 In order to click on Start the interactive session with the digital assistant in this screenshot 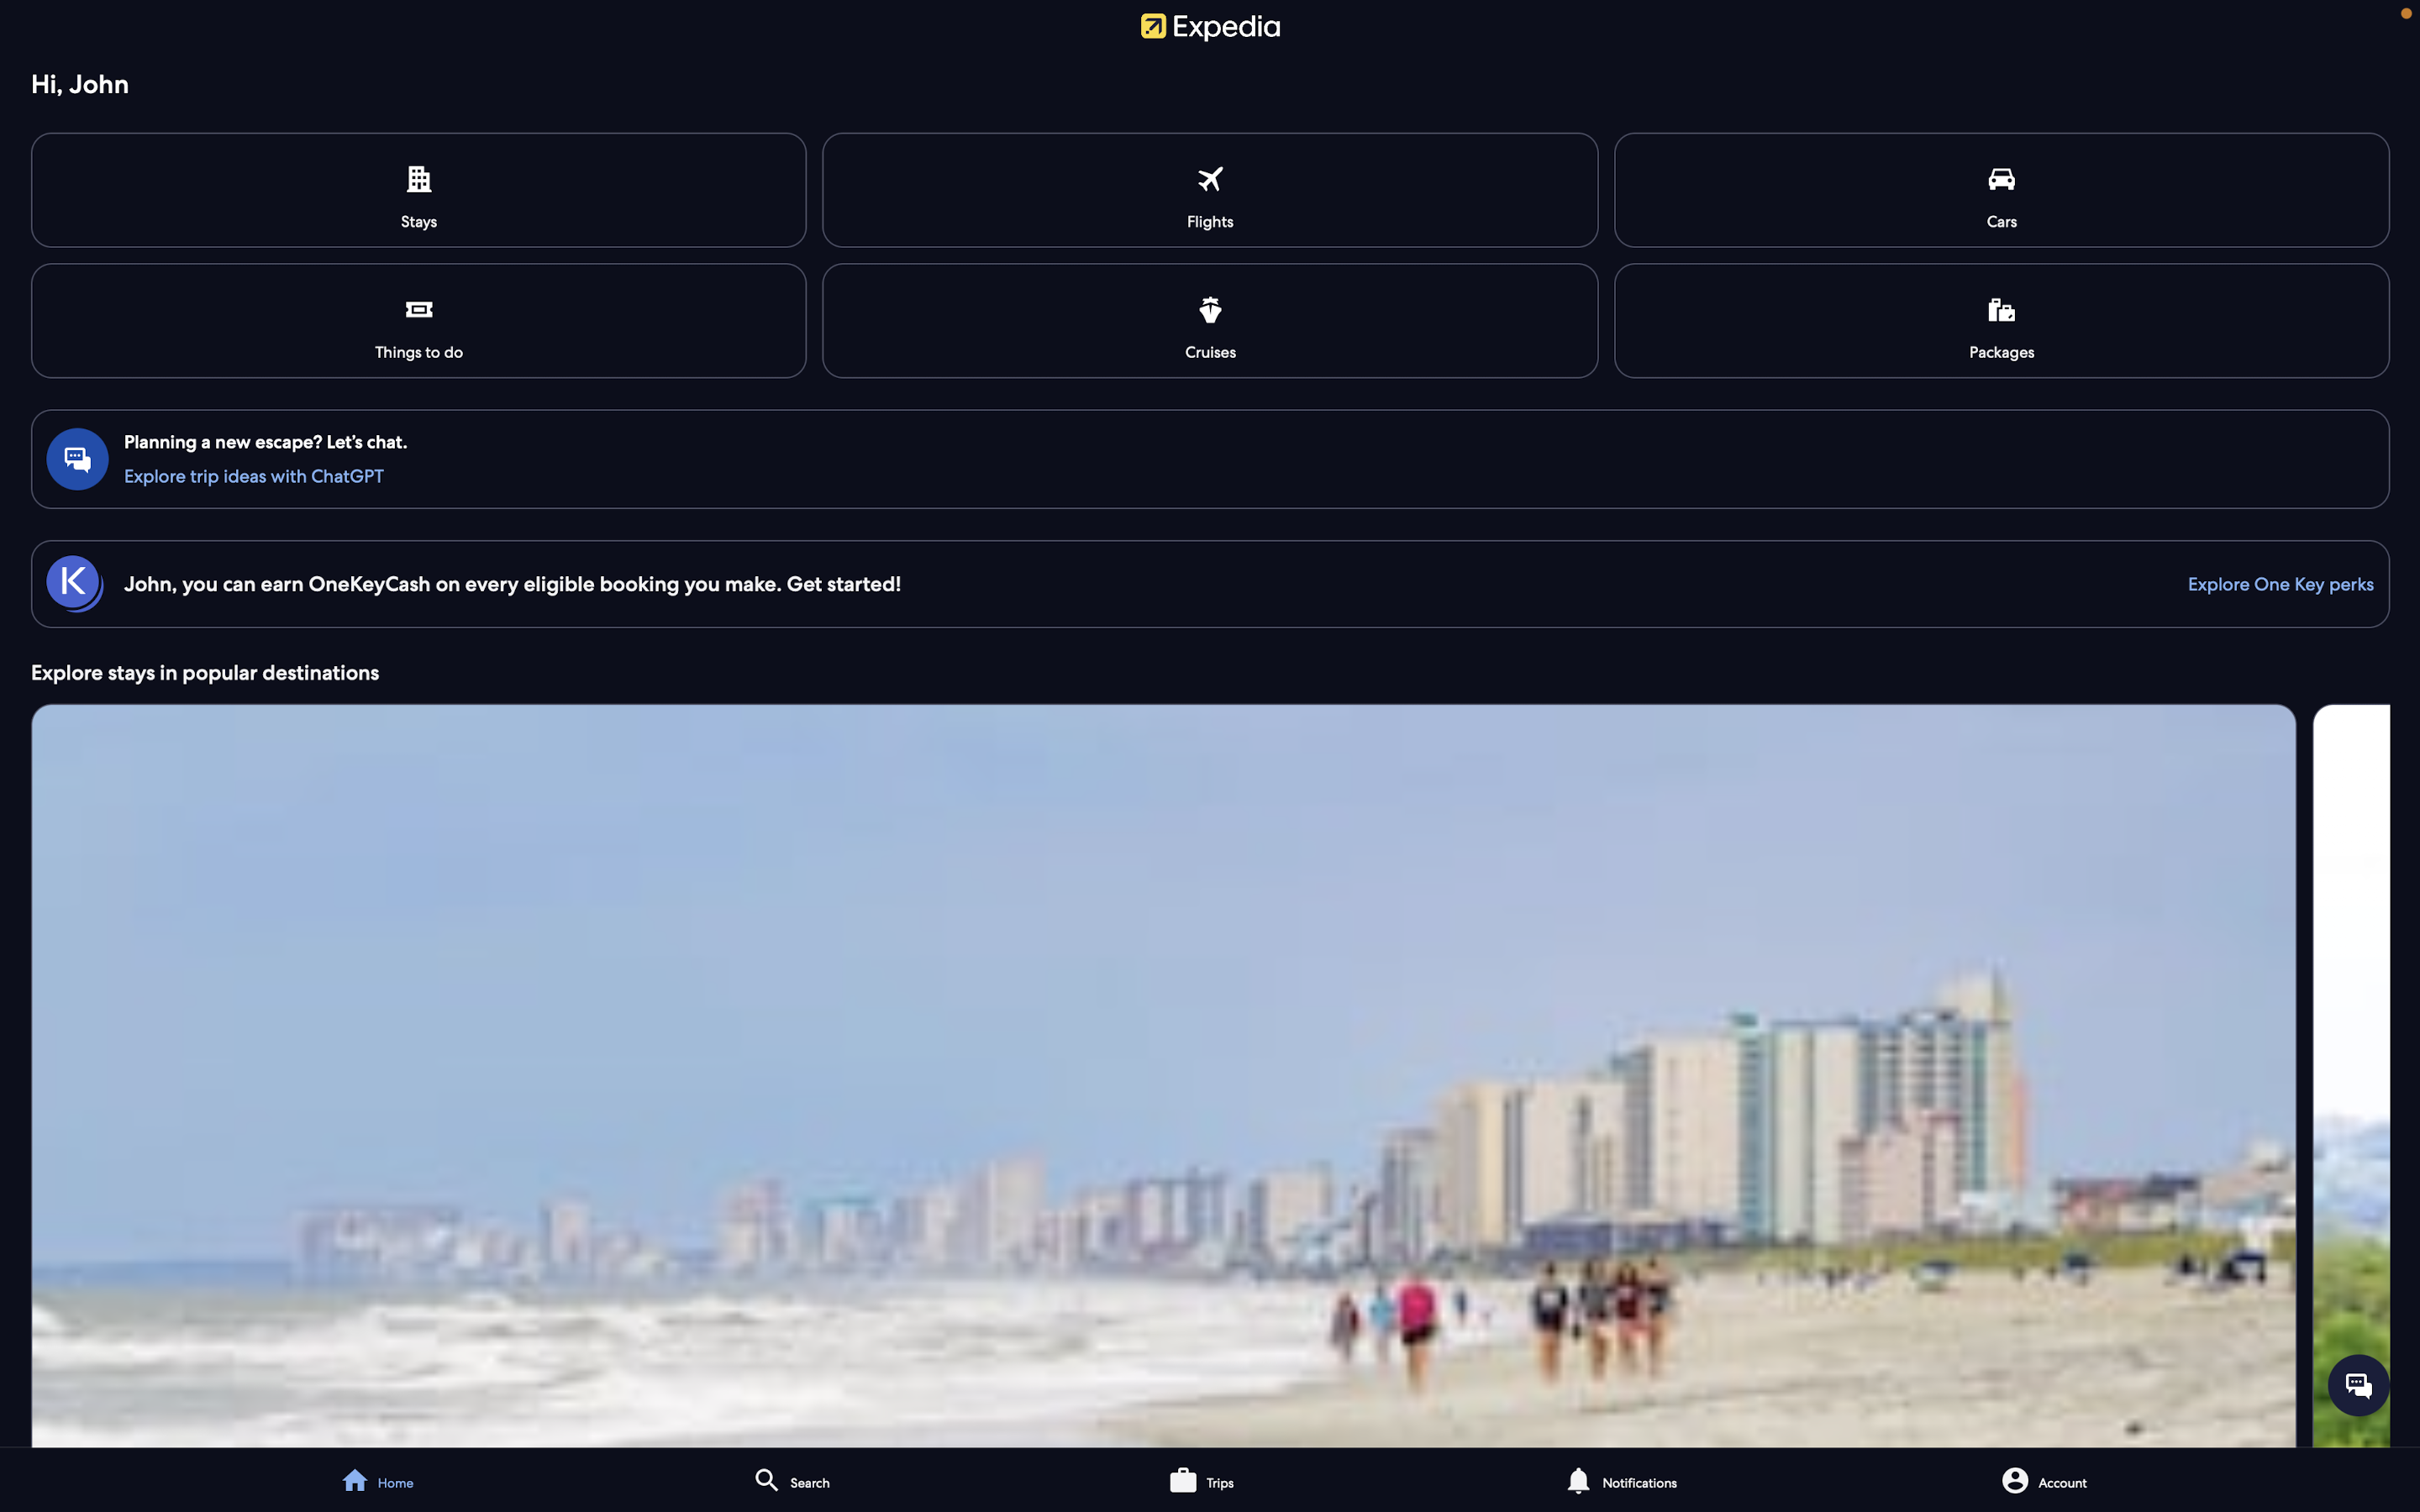, I will do `click(1212, 473)`.